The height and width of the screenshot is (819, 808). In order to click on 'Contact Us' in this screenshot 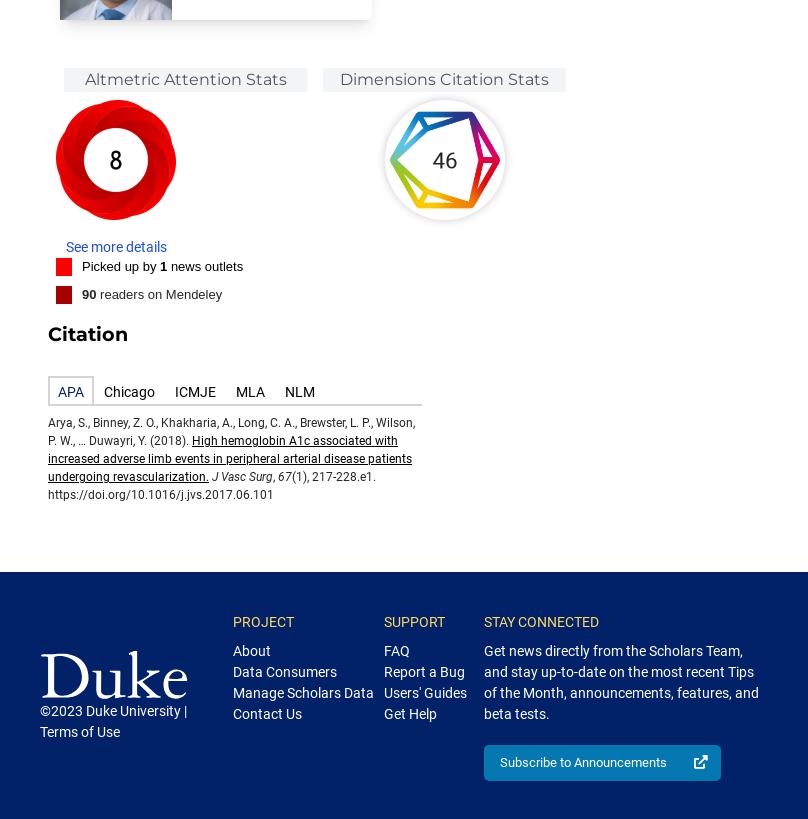, I will do `click(267, 713)`.